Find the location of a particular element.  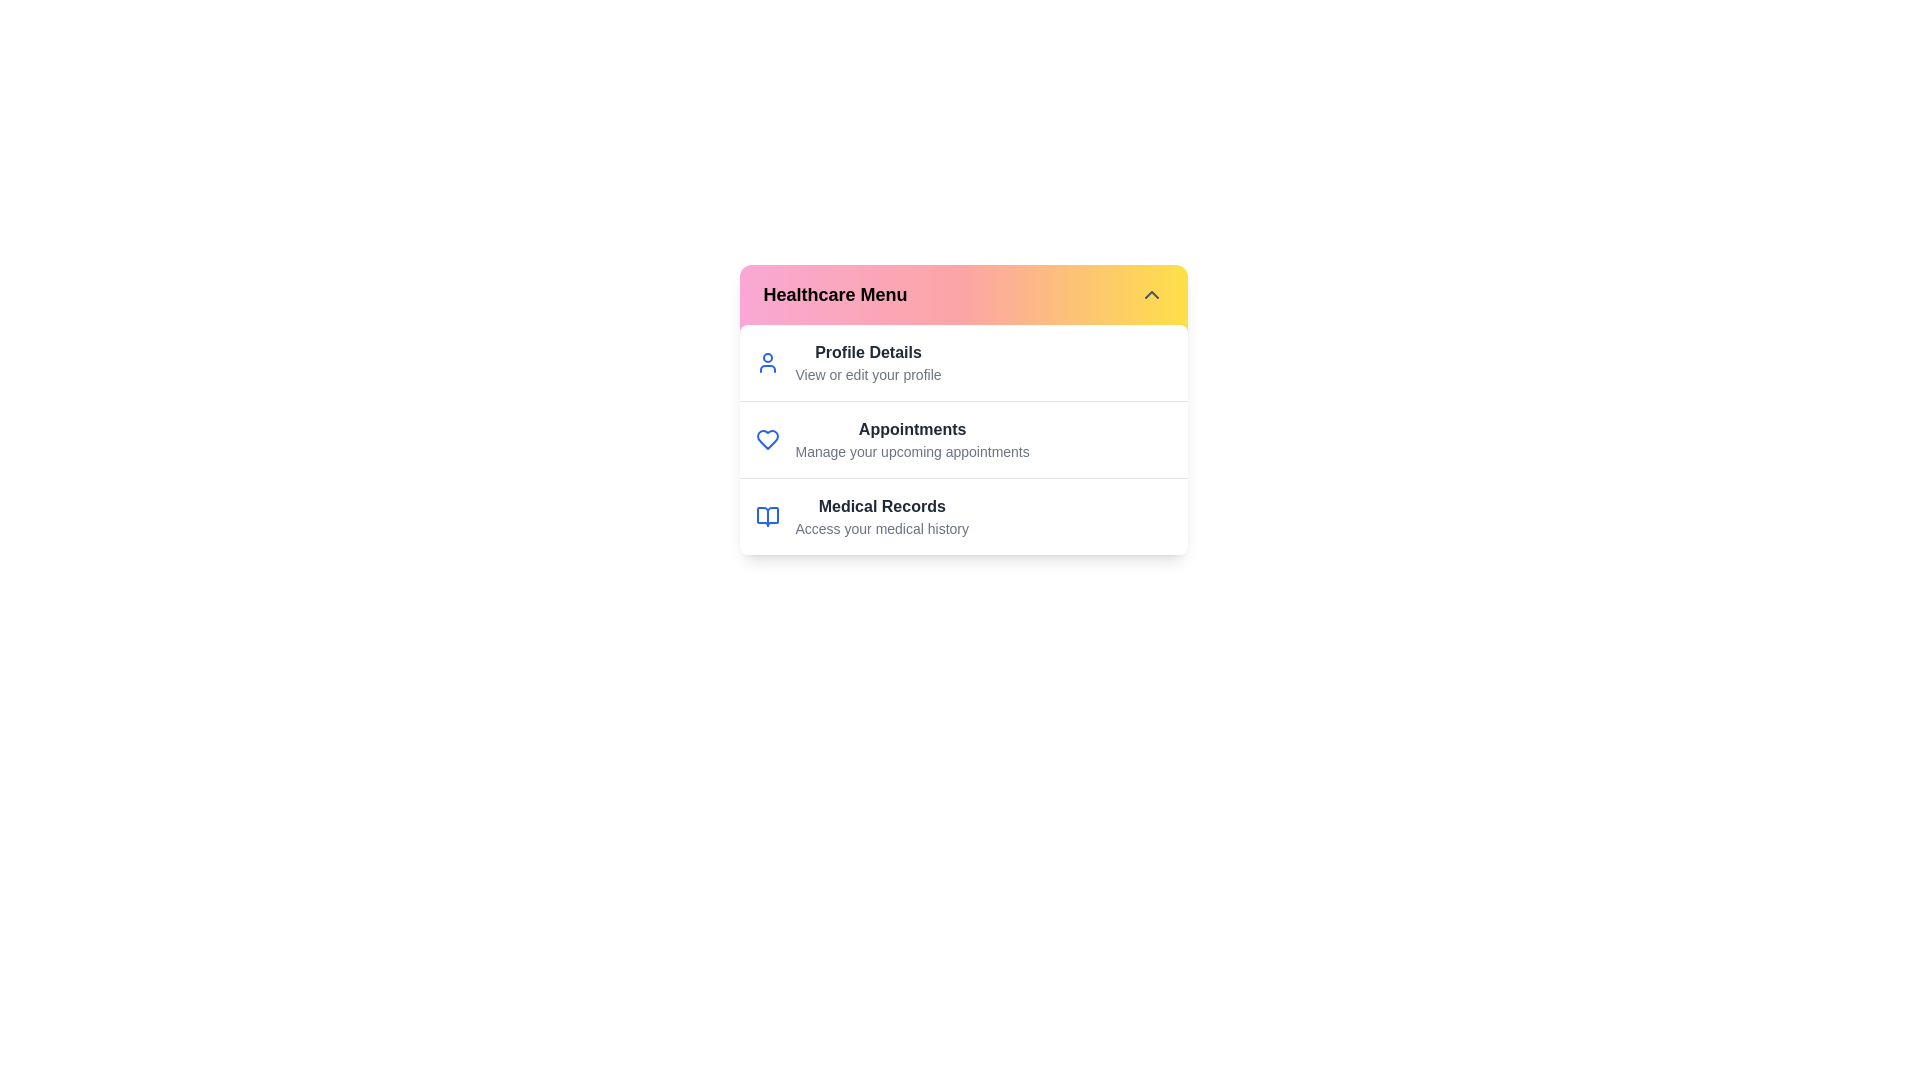

the menu option Profile Details from the Healthcare Menu is located at coordinates (868, 352).